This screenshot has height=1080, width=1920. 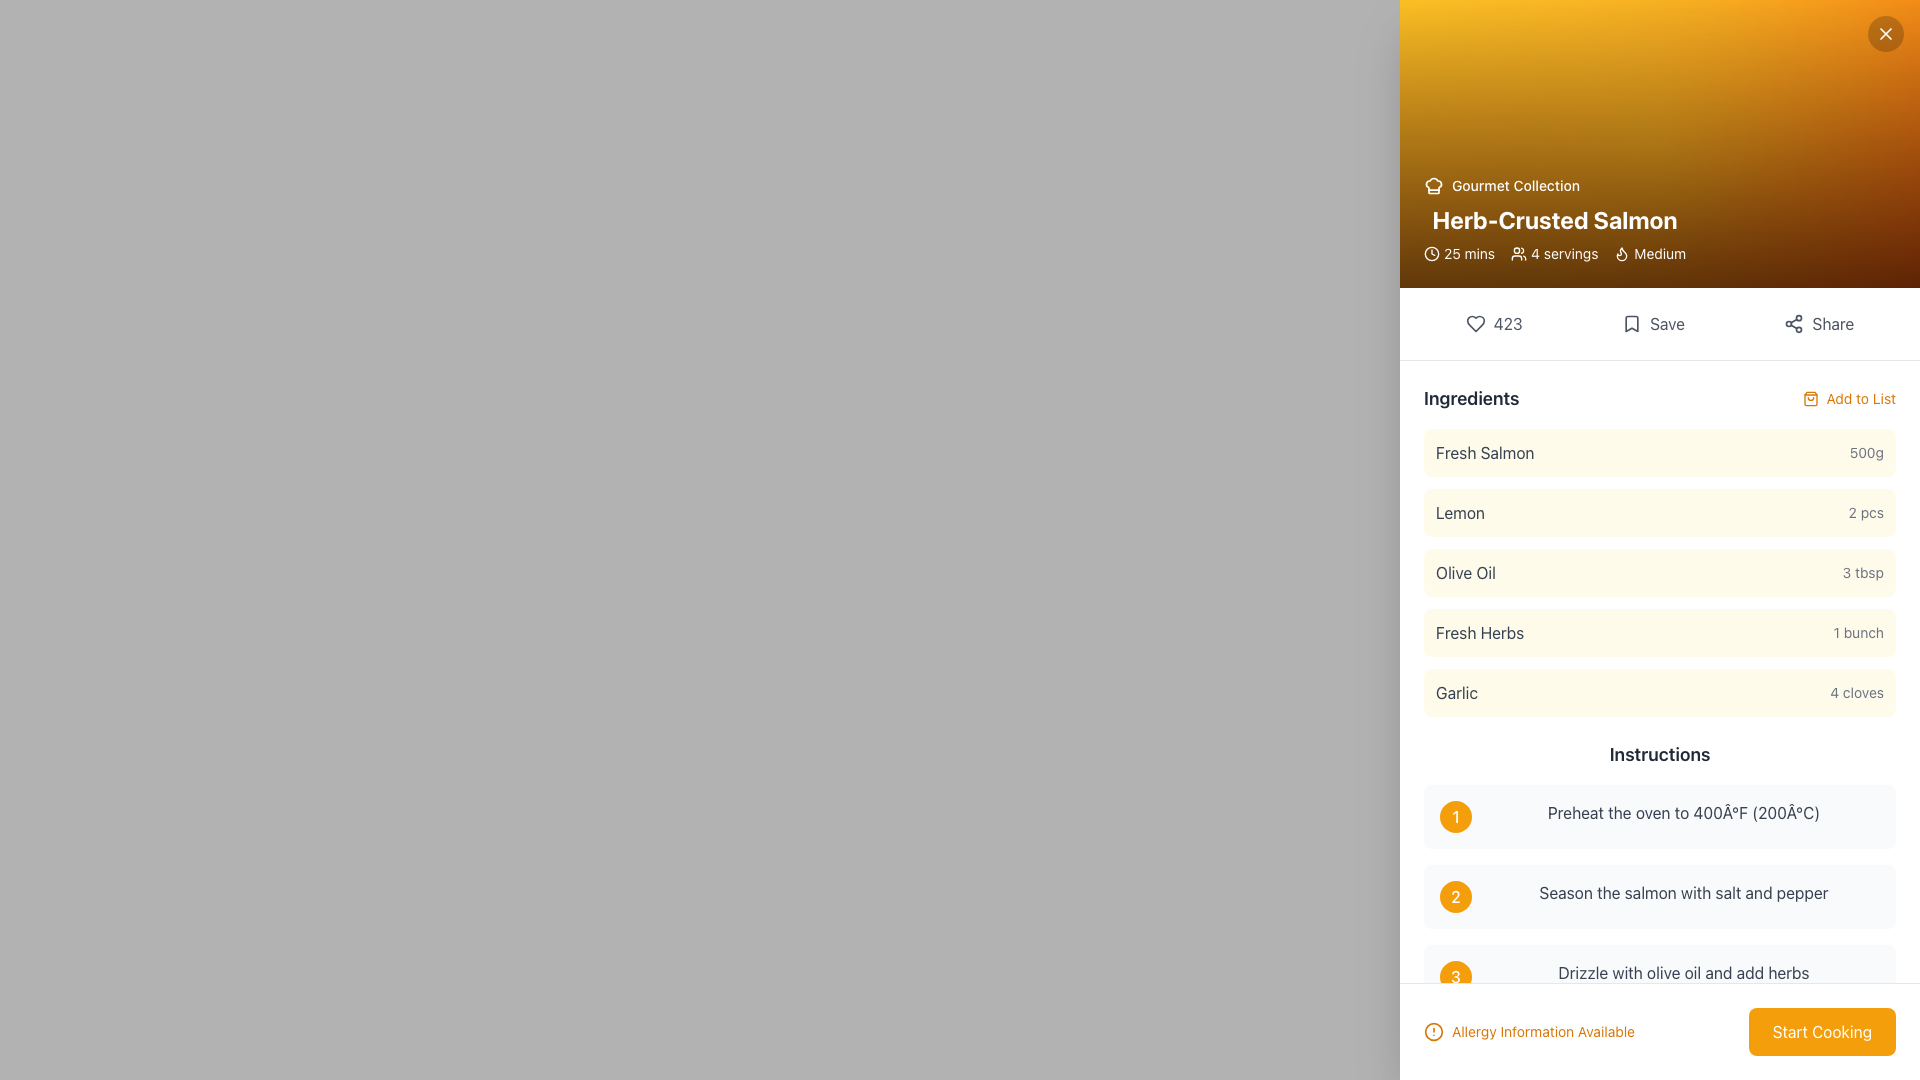 What do you see at coordinates (1455, 896) in the screenshot?
I see `the step indicator located to the left of the text 'Season the salmon with salt and pepper', which denotes the second step in the procedure` at bounding box center [1455, 896].